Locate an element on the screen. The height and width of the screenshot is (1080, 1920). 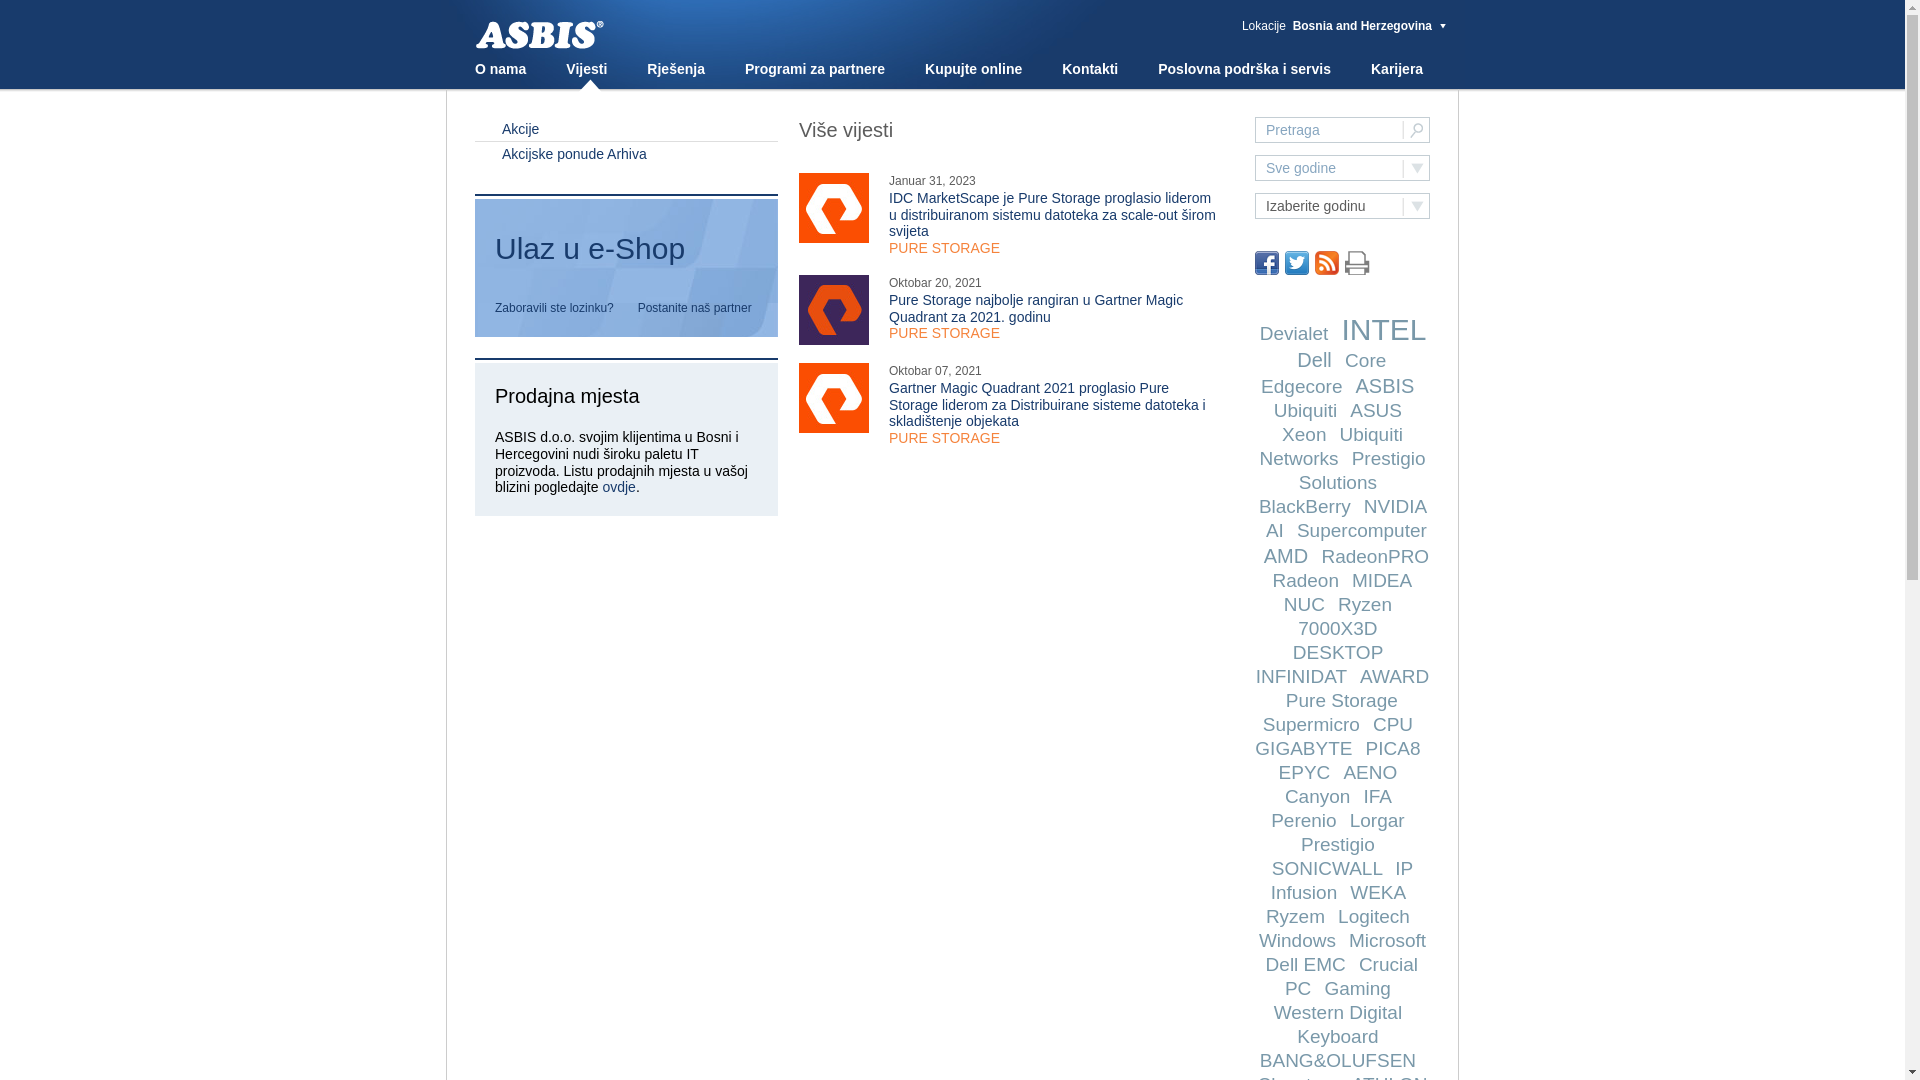
'Core' is located at coordinates (1344, 360).